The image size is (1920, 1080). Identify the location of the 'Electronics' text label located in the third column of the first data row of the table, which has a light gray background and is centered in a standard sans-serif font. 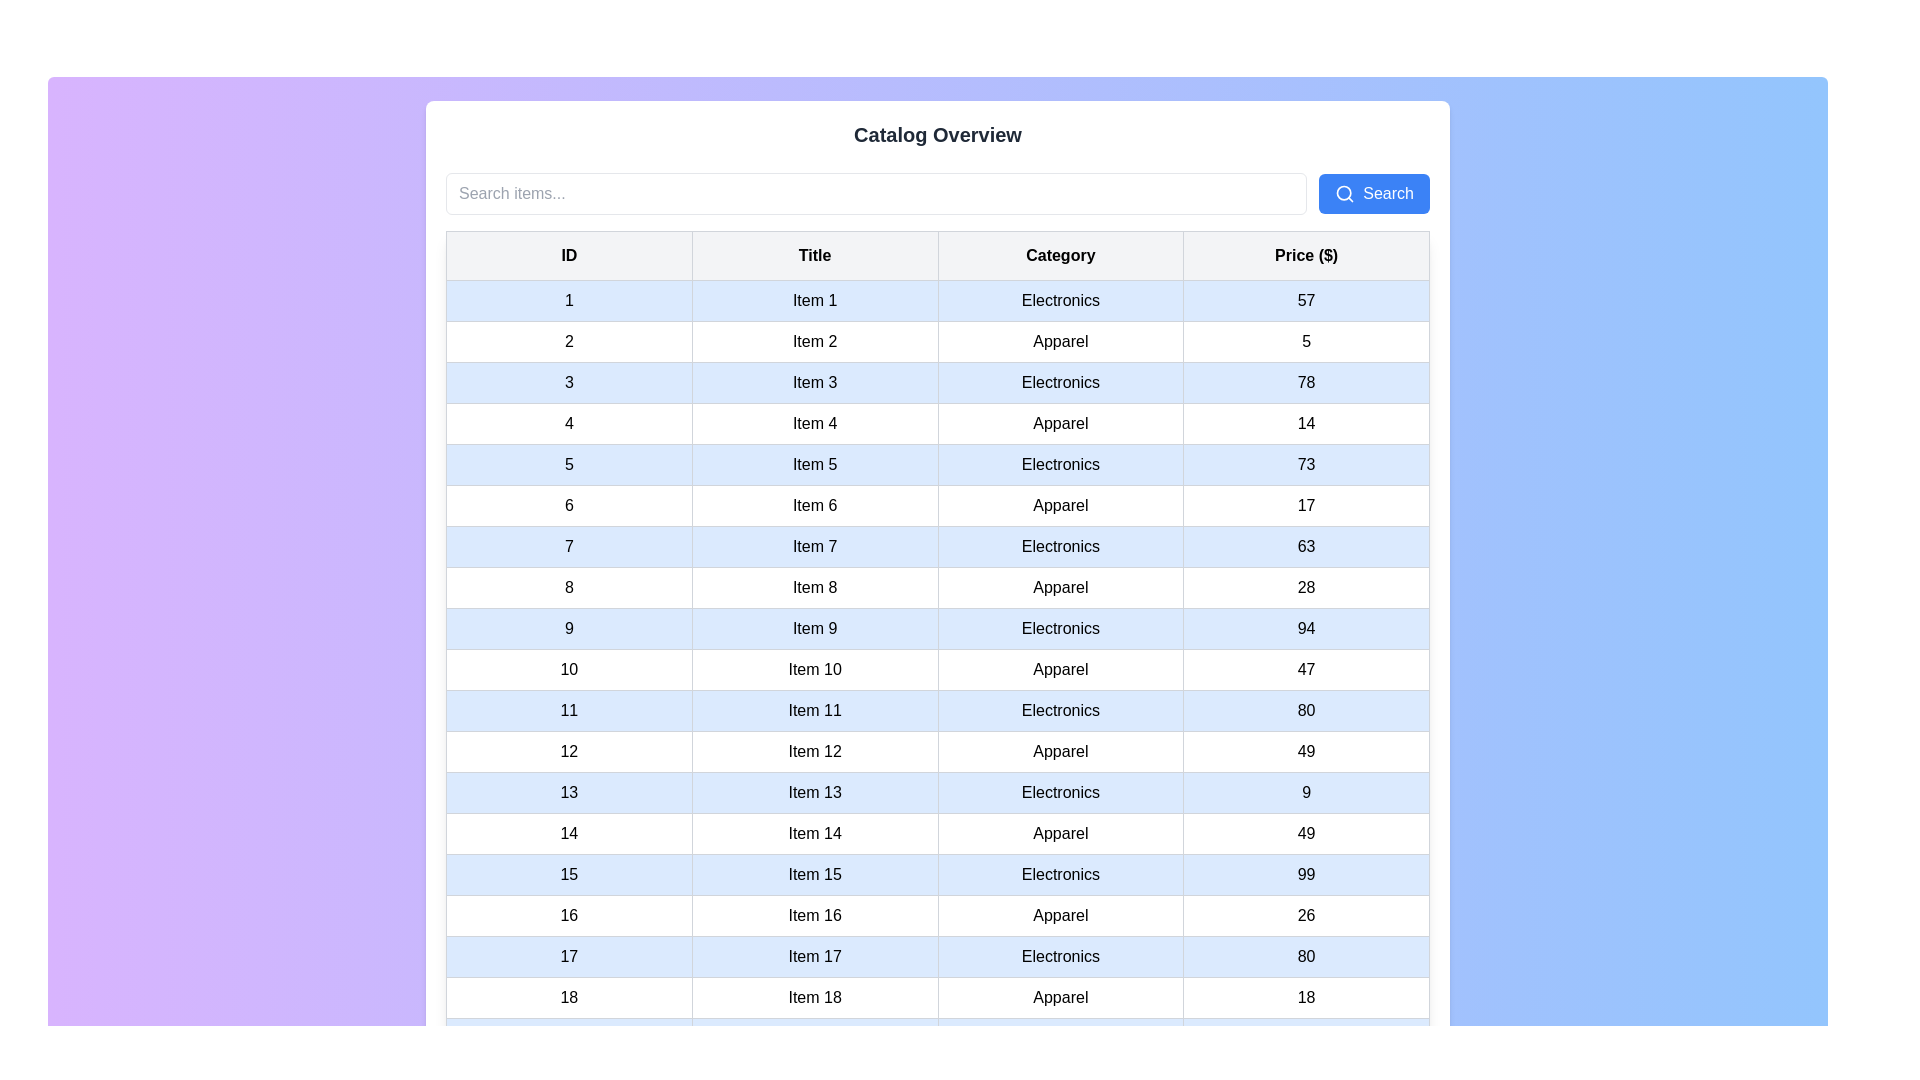
(1059, 300).